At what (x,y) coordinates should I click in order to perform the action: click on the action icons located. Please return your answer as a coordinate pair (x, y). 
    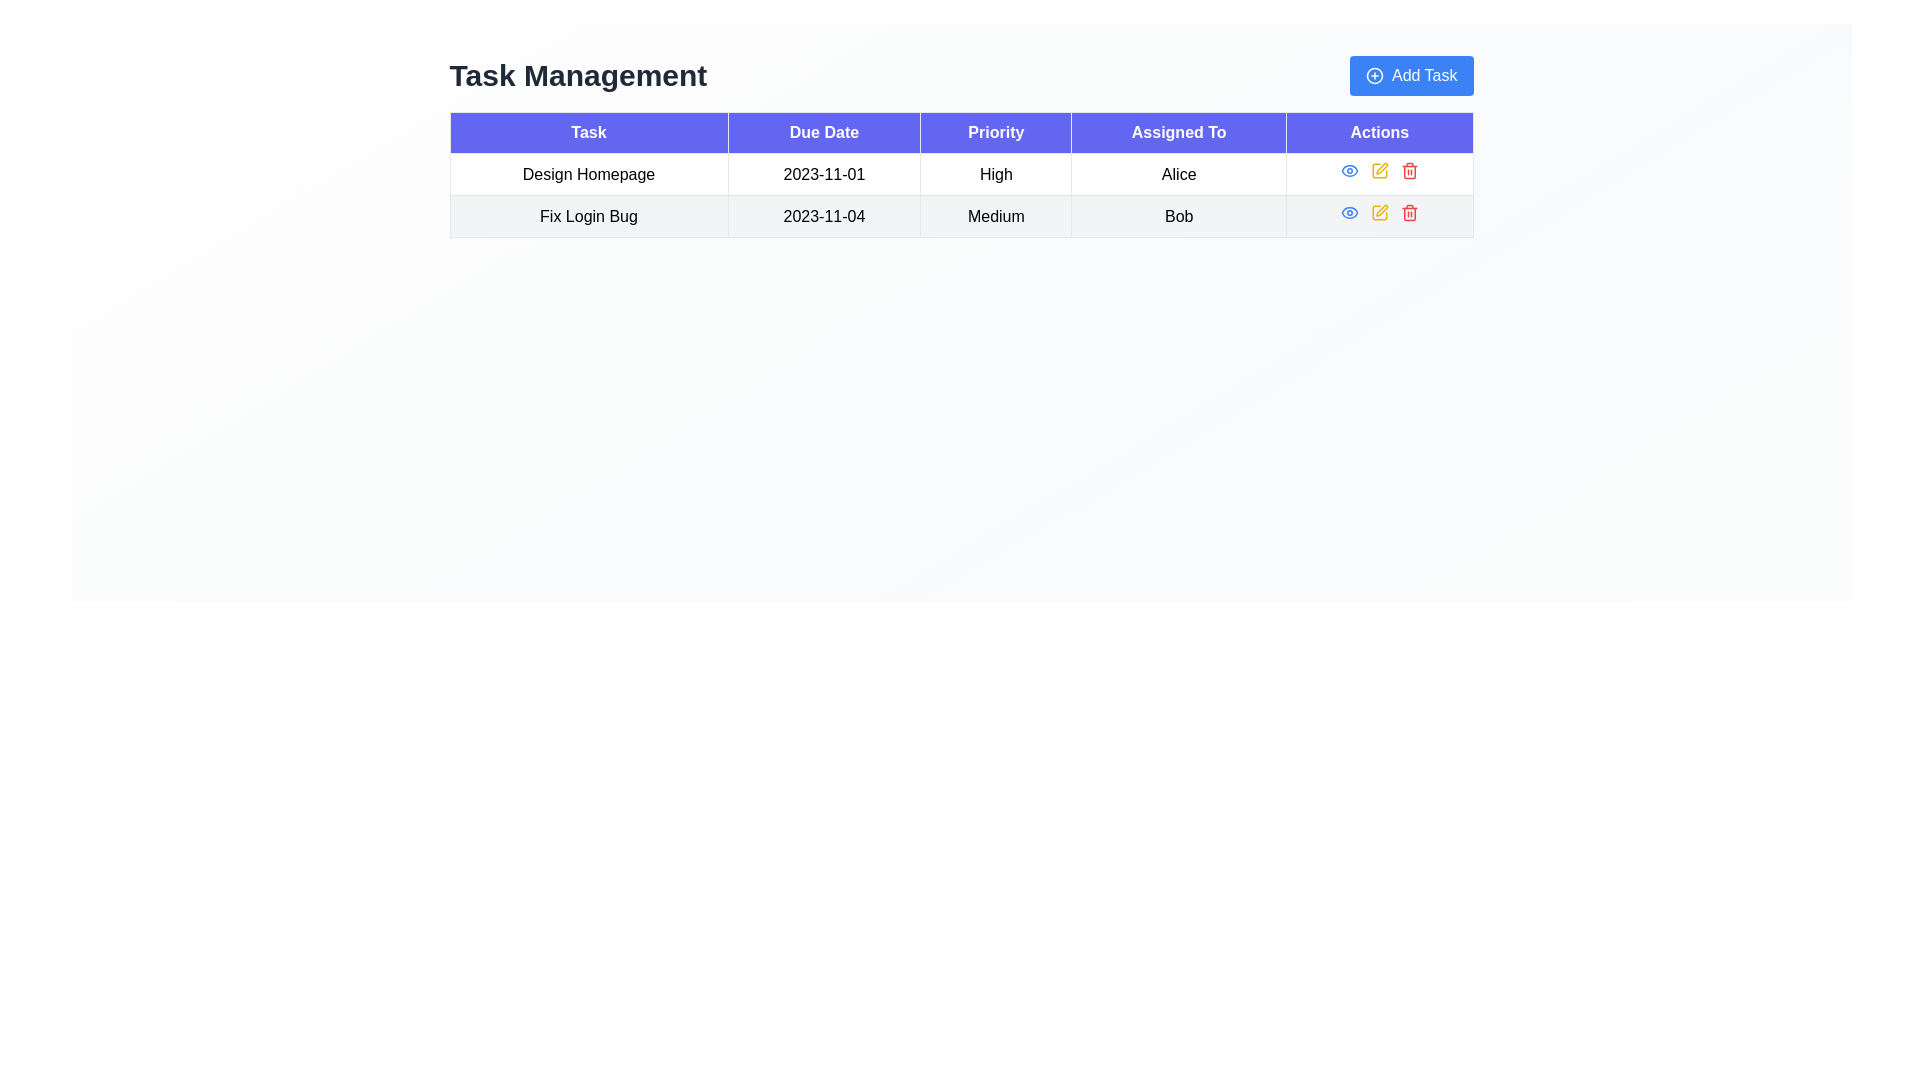
    Looking at the image, I should click on (1377, 216).